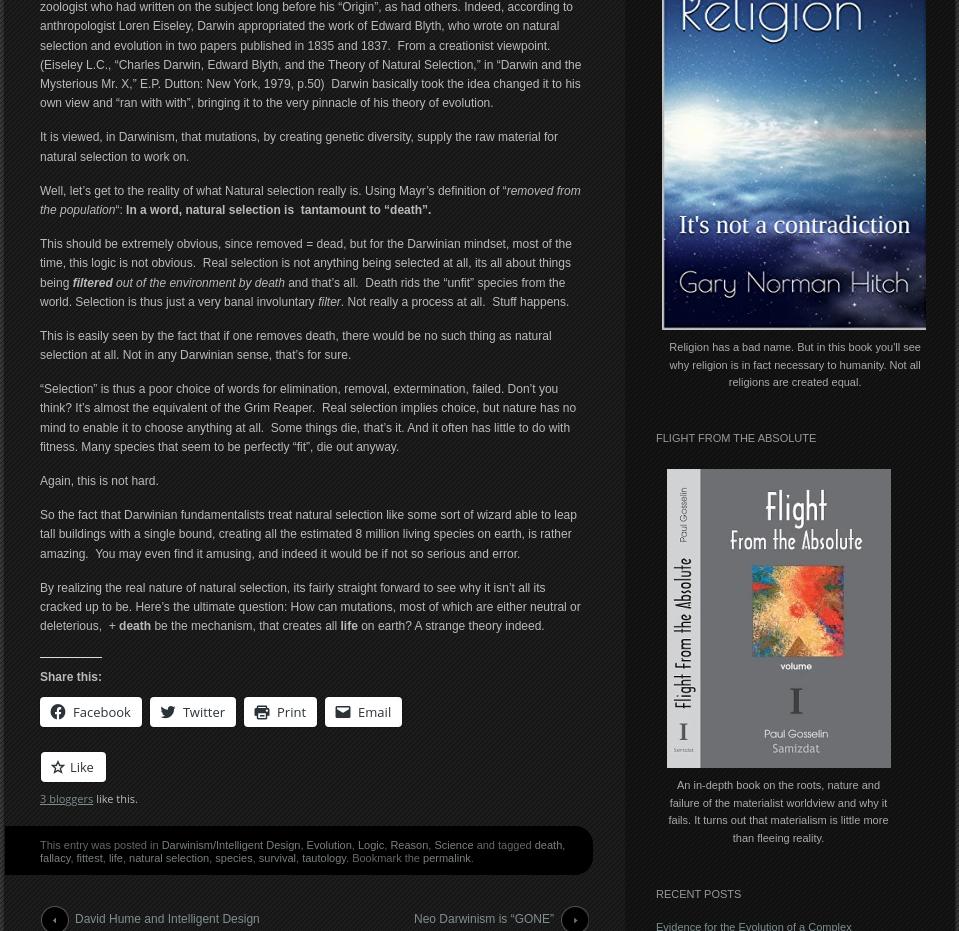  I want to click on 'Logic', so click(370, 843).